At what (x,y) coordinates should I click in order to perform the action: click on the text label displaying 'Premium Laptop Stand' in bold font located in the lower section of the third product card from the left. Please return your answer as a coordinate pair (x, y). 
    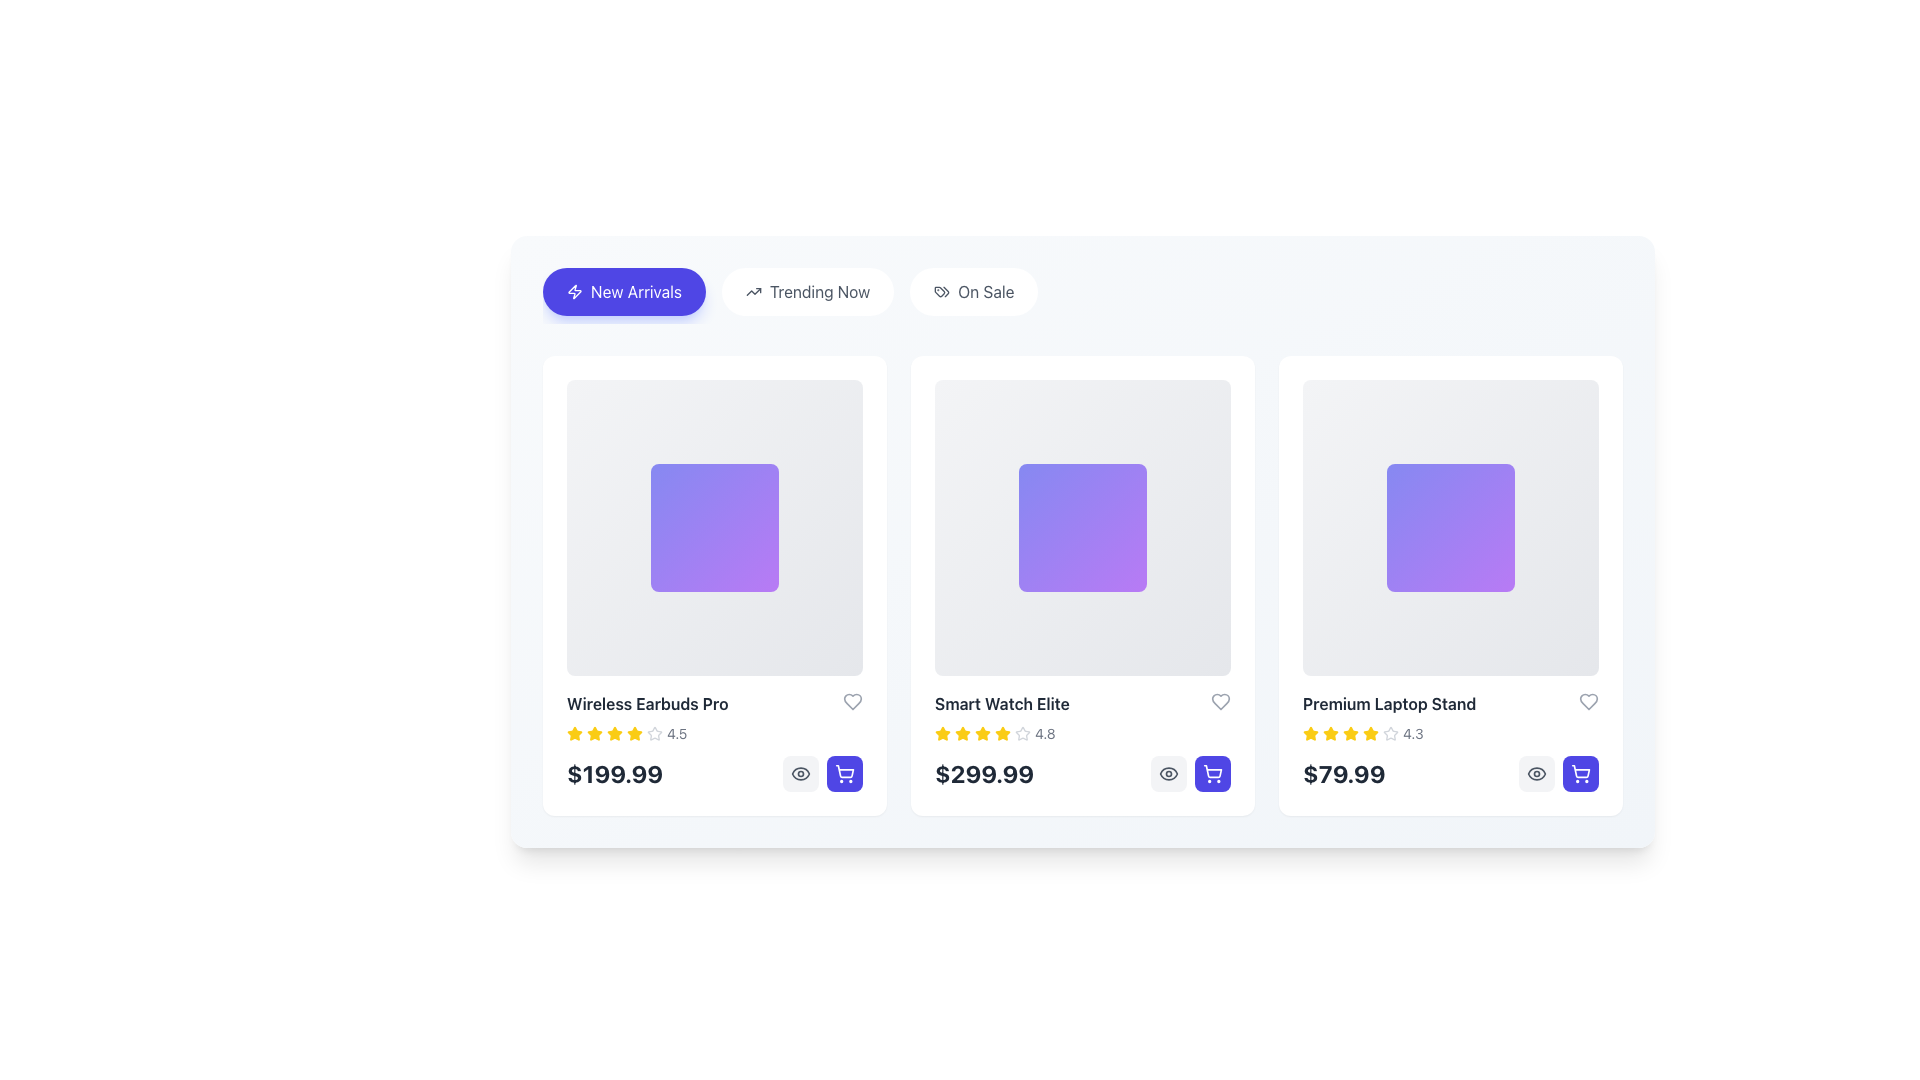
    Looking at the image, I should click on (1388, 703).